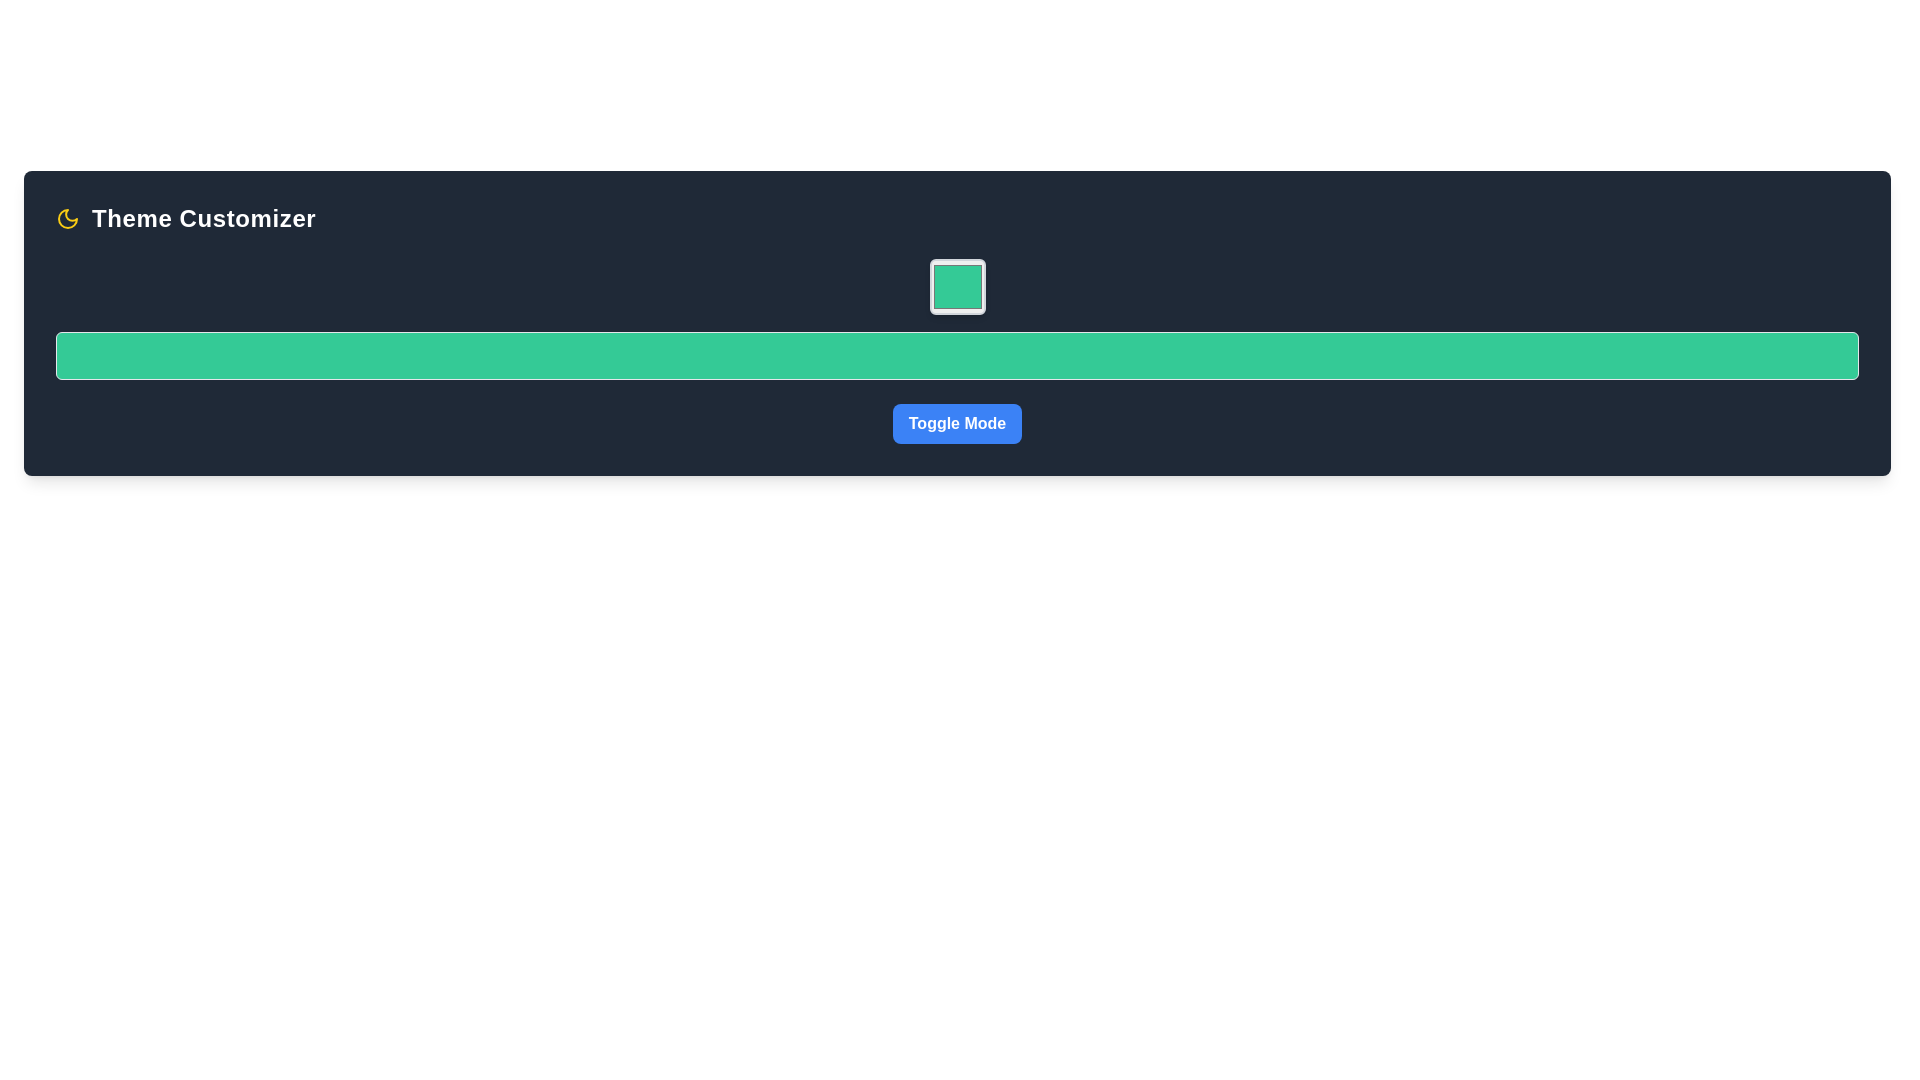  What do you see at coordinates (956, 286) in the screenshot?
I see `the Interactive Color Button in the Theme Customizer` at bounding box center [956, 286].